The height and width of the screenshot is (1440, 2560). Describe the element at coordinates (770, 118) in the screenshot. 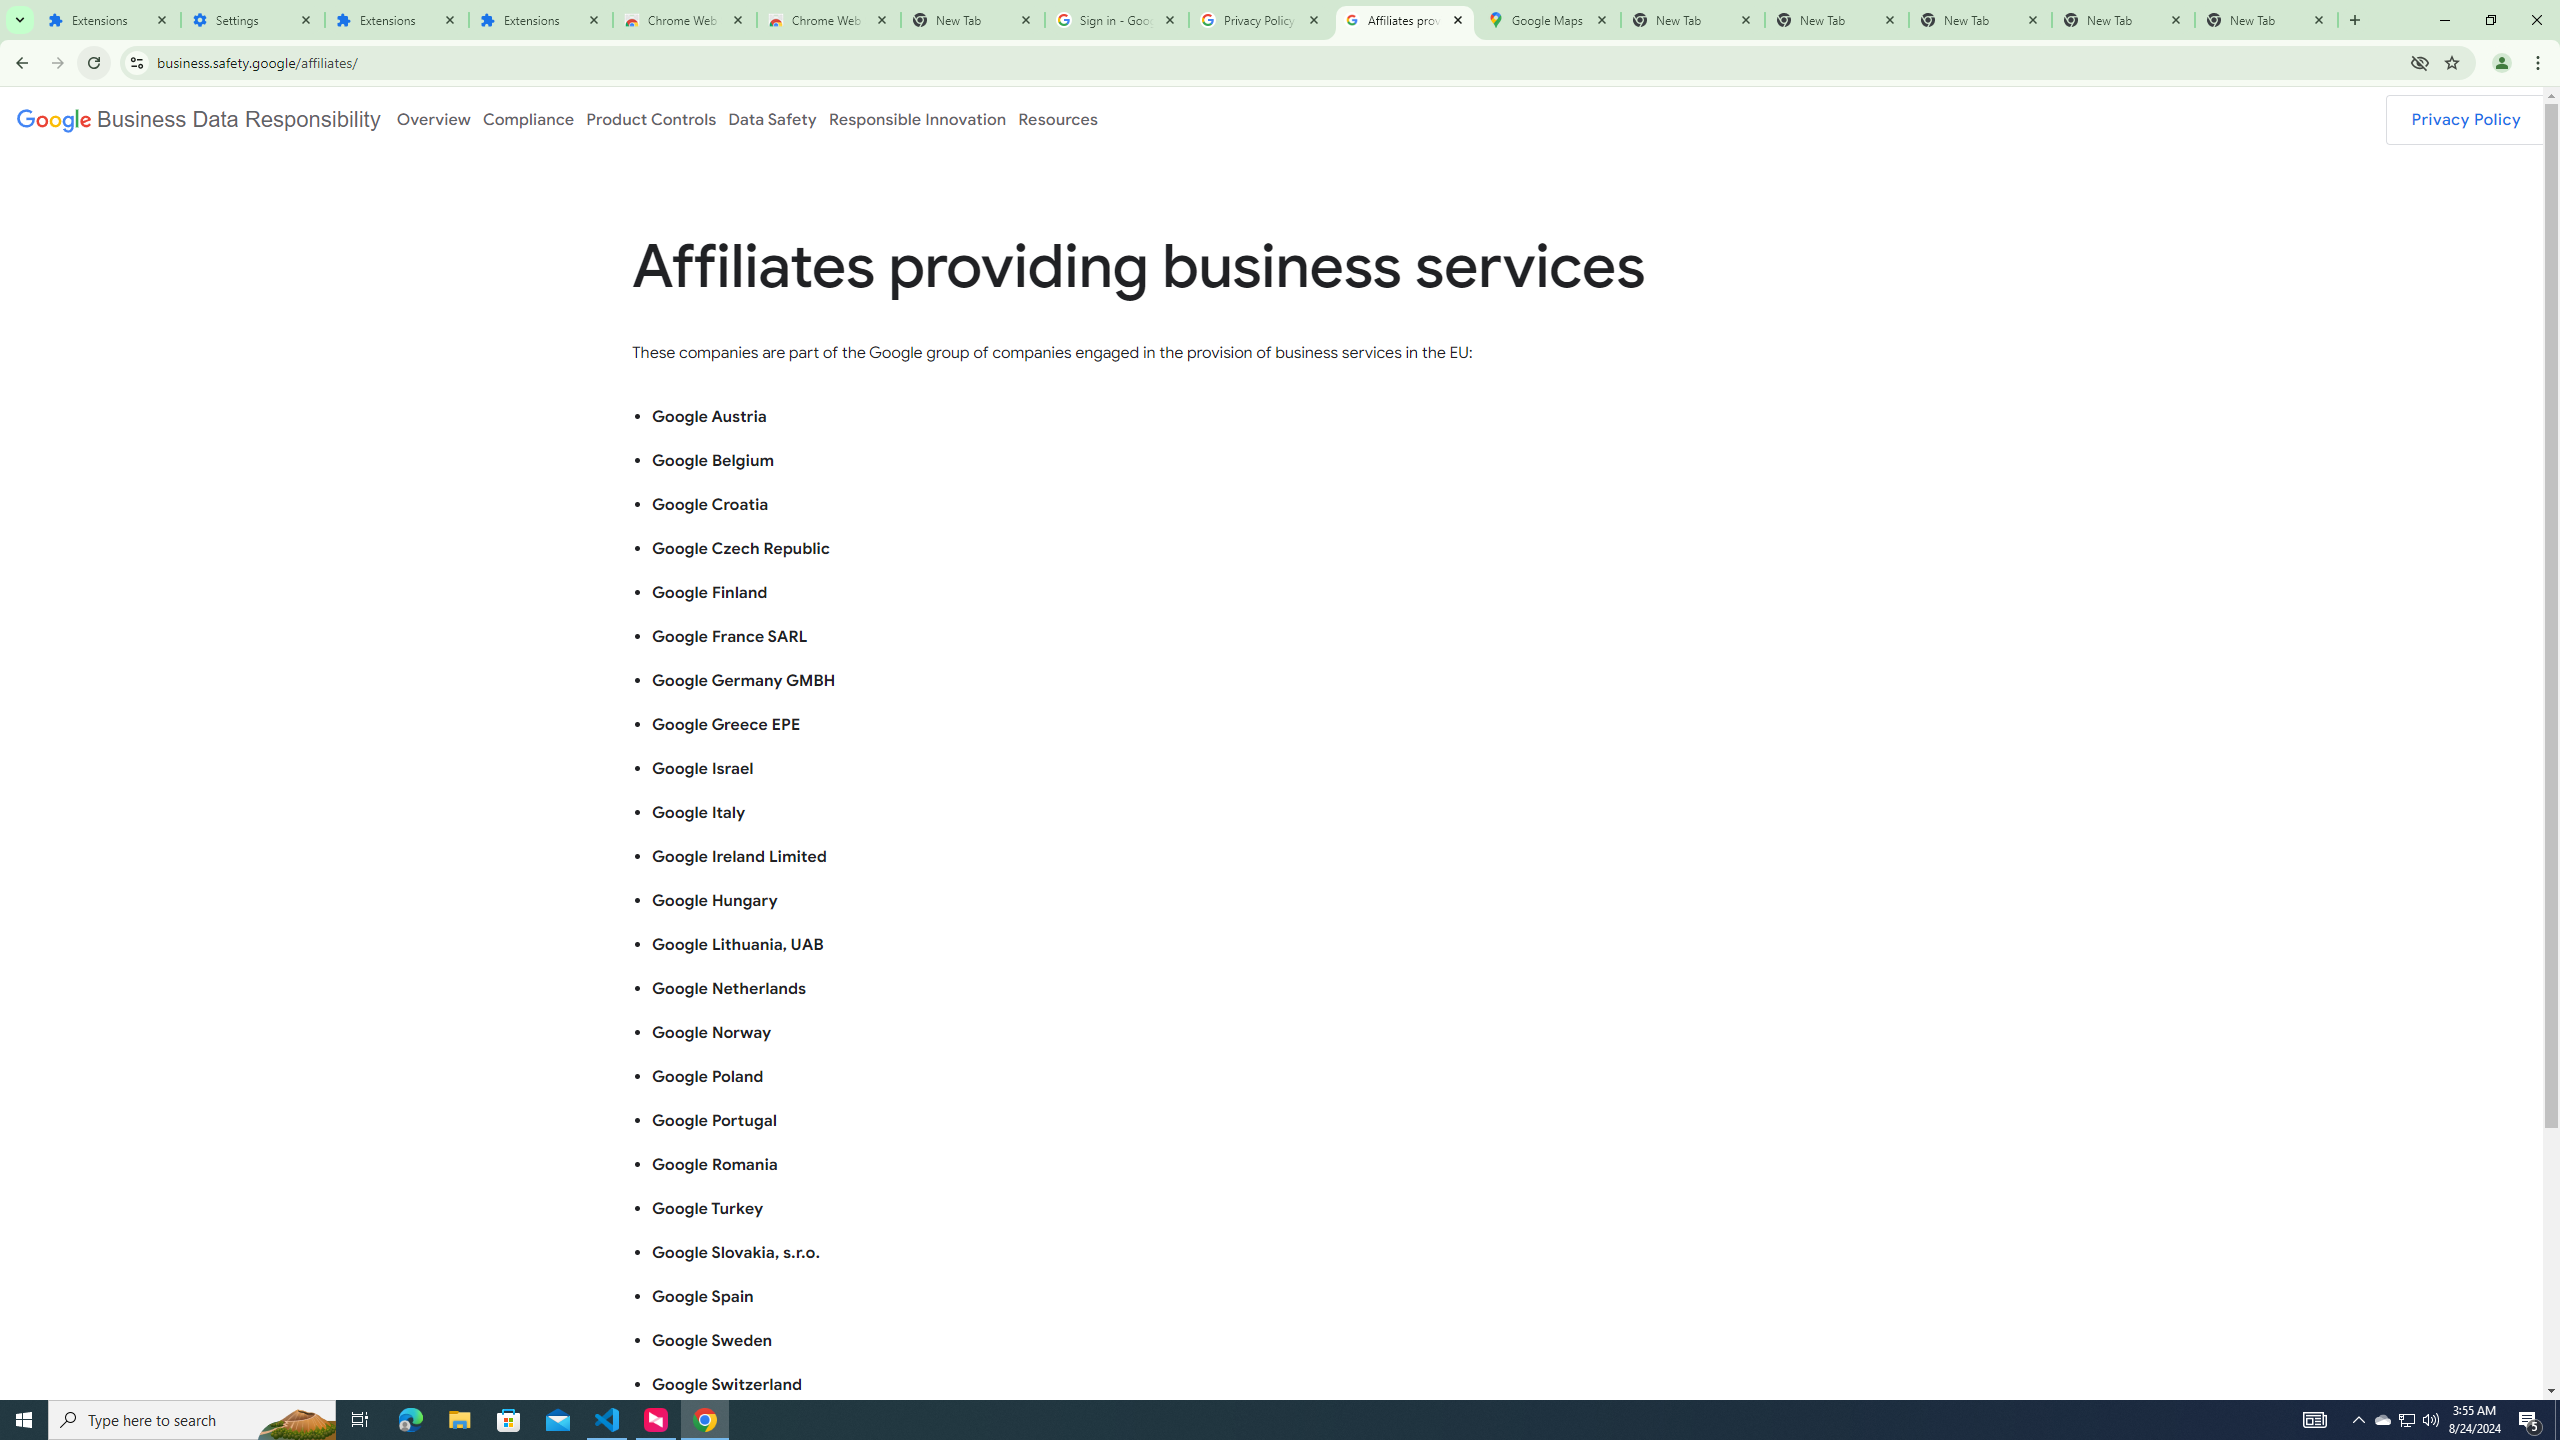

I see `'Data Safety'` at that location.